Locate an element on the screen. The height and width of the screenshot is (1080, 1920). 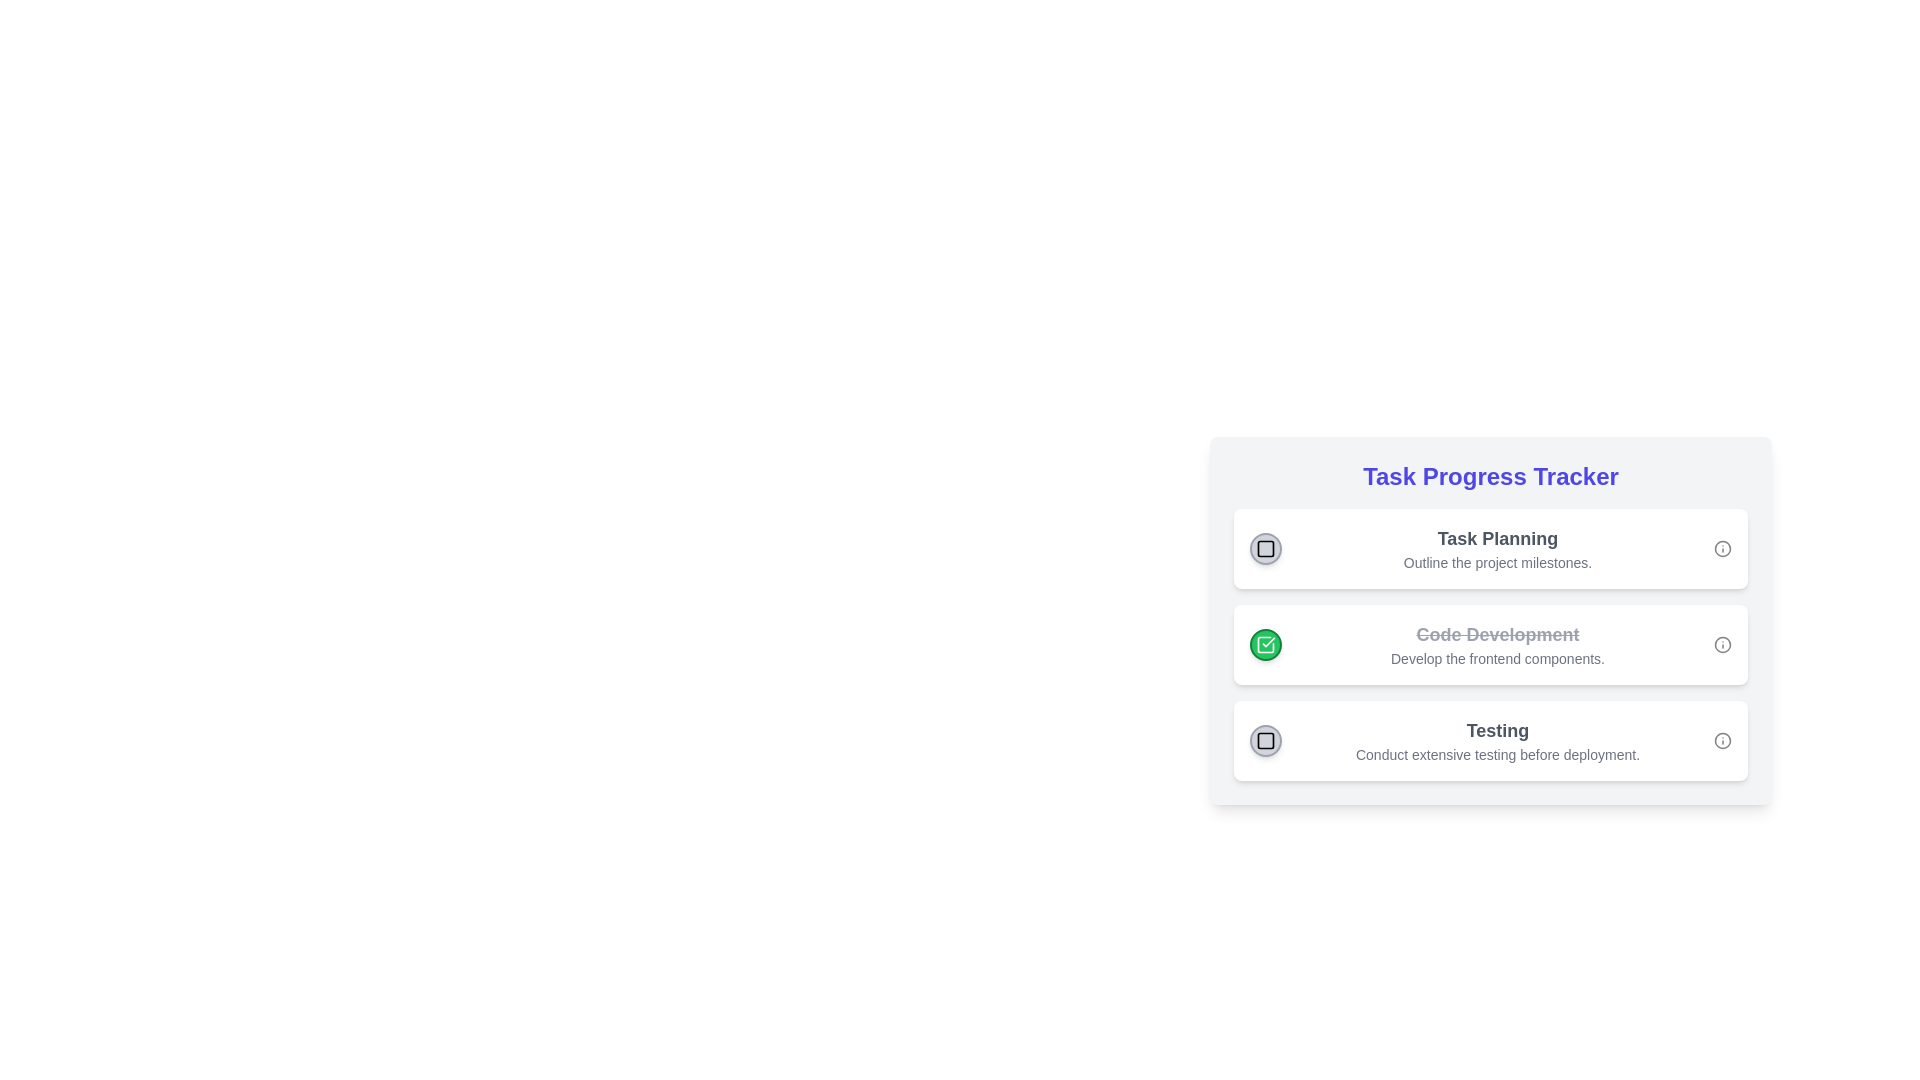
the square icon with a thin black border and light gray background, located in the upper part of the 'Task Planning' card in the progress tracker interface is located at coordinates (1265, 548).